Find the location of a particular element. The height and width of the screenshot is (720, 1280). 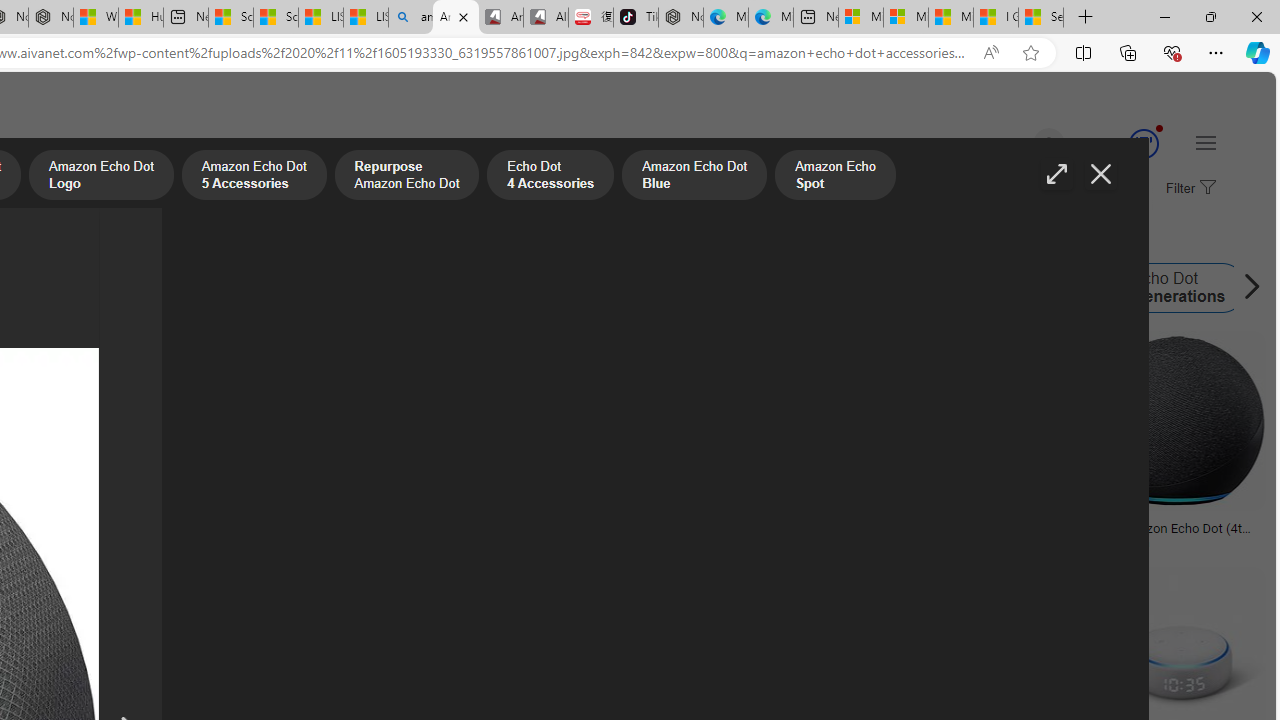

'Filter' is located at coordinates (1188, 189).